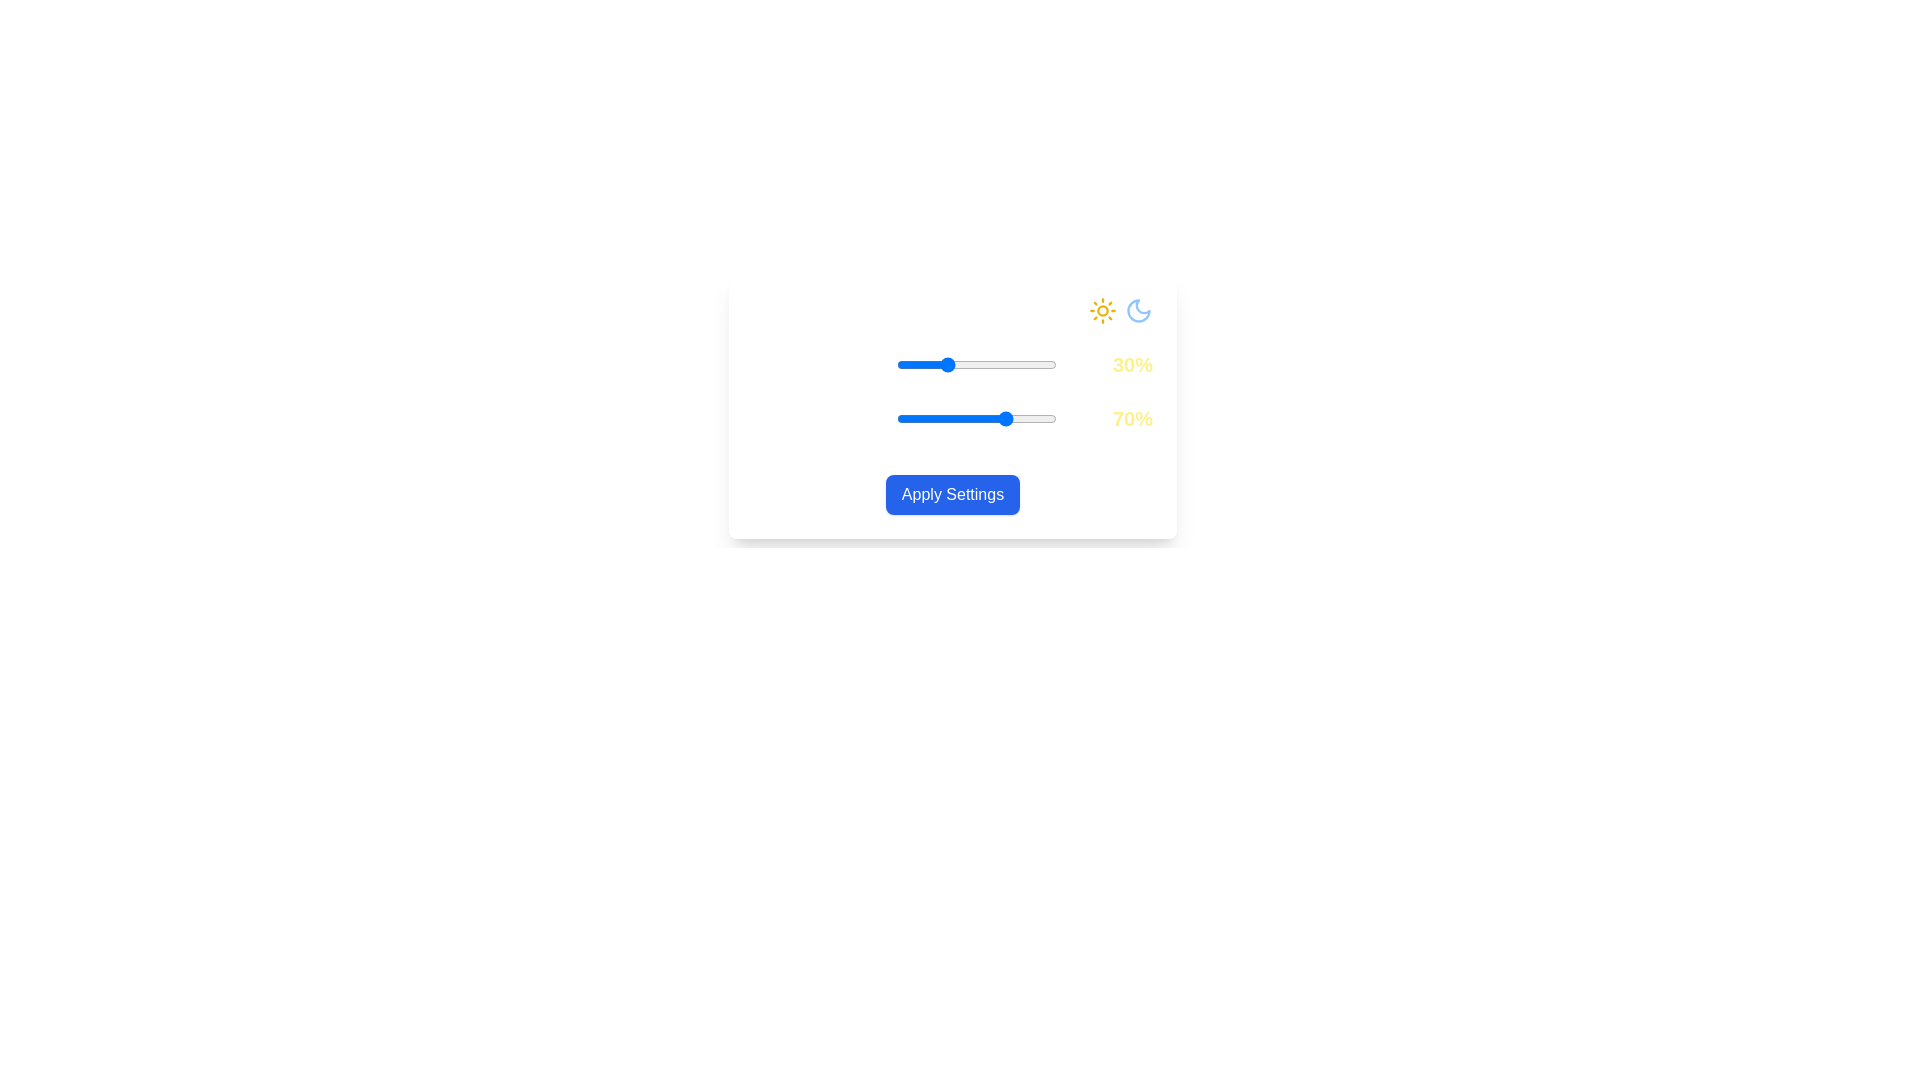 This screenshot has height=1080, width=1920. What do you see at coordinates (923, 365) in the screenshot?
I see `the Daylight Intensity slider to 17%` at bounding box center [923, 365].